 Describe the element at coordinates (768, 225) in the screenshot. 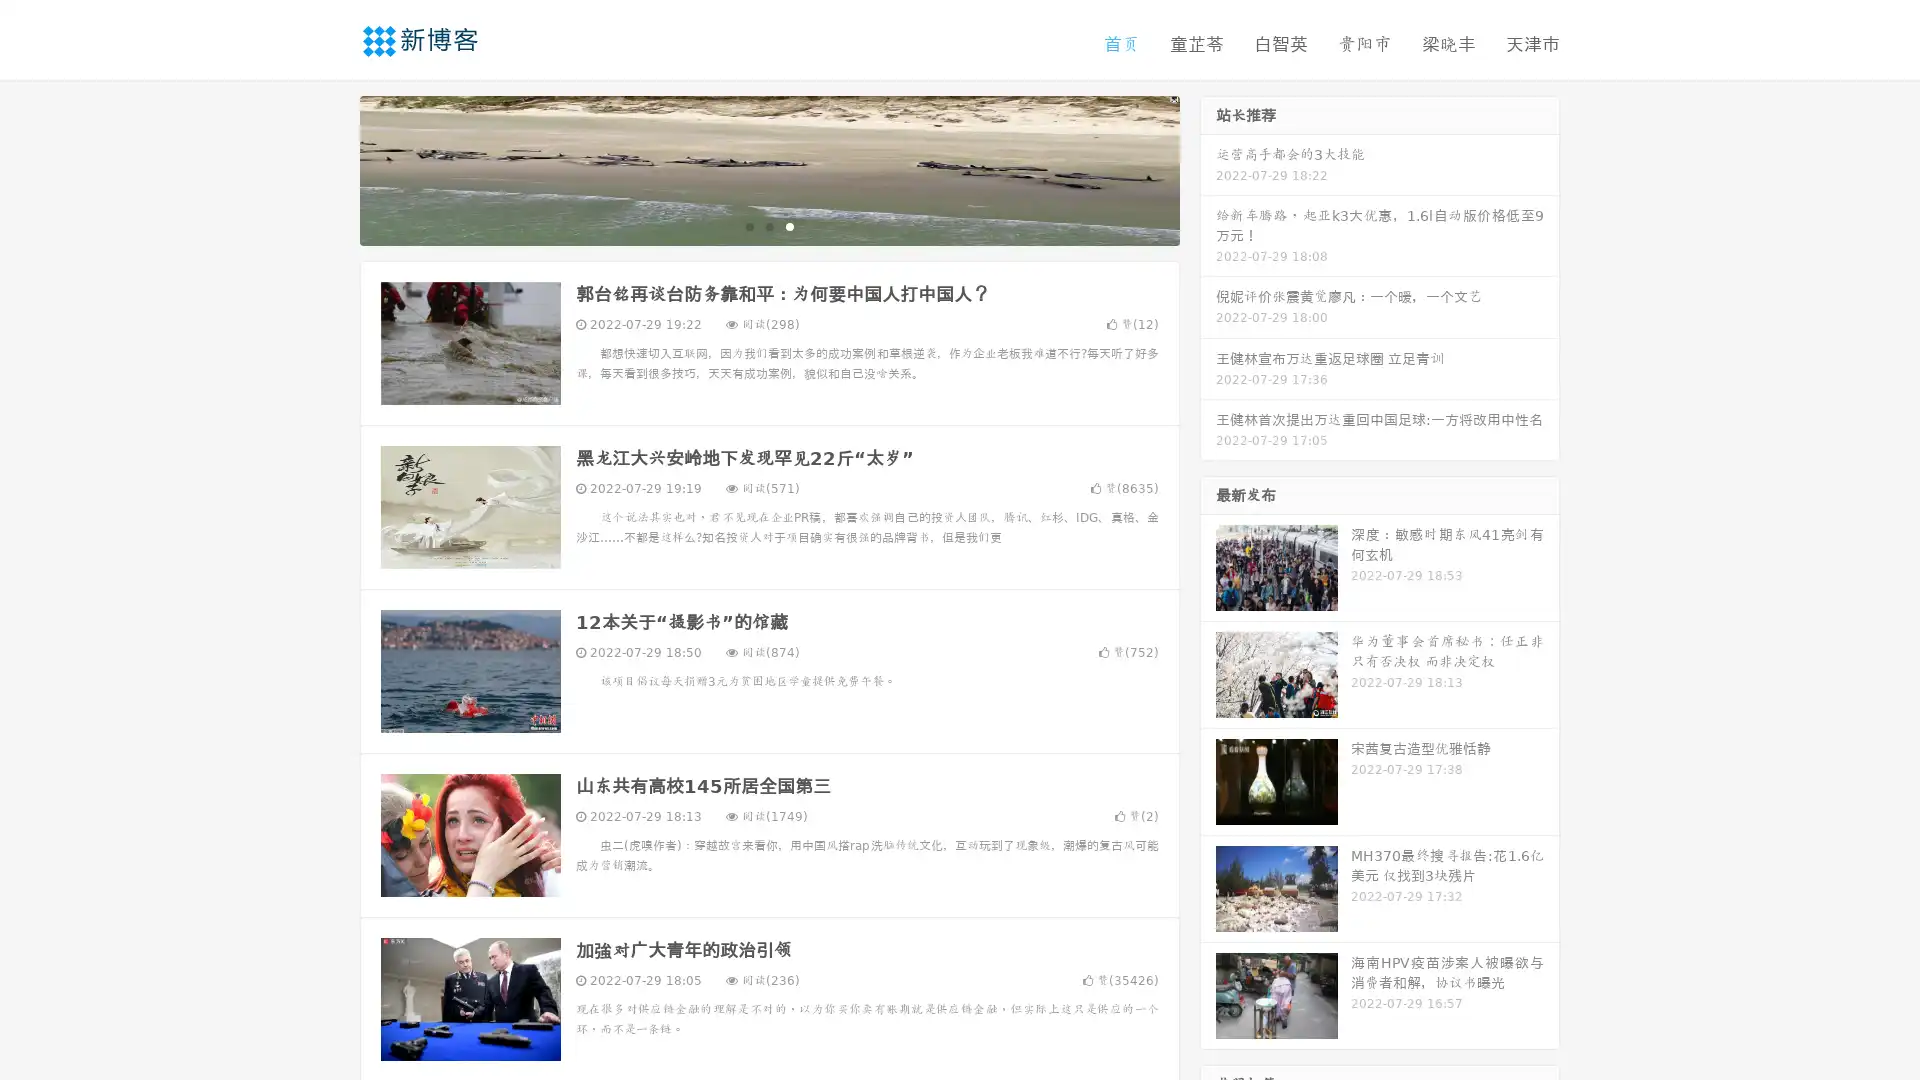

I see `Go to slide 2` at that location.